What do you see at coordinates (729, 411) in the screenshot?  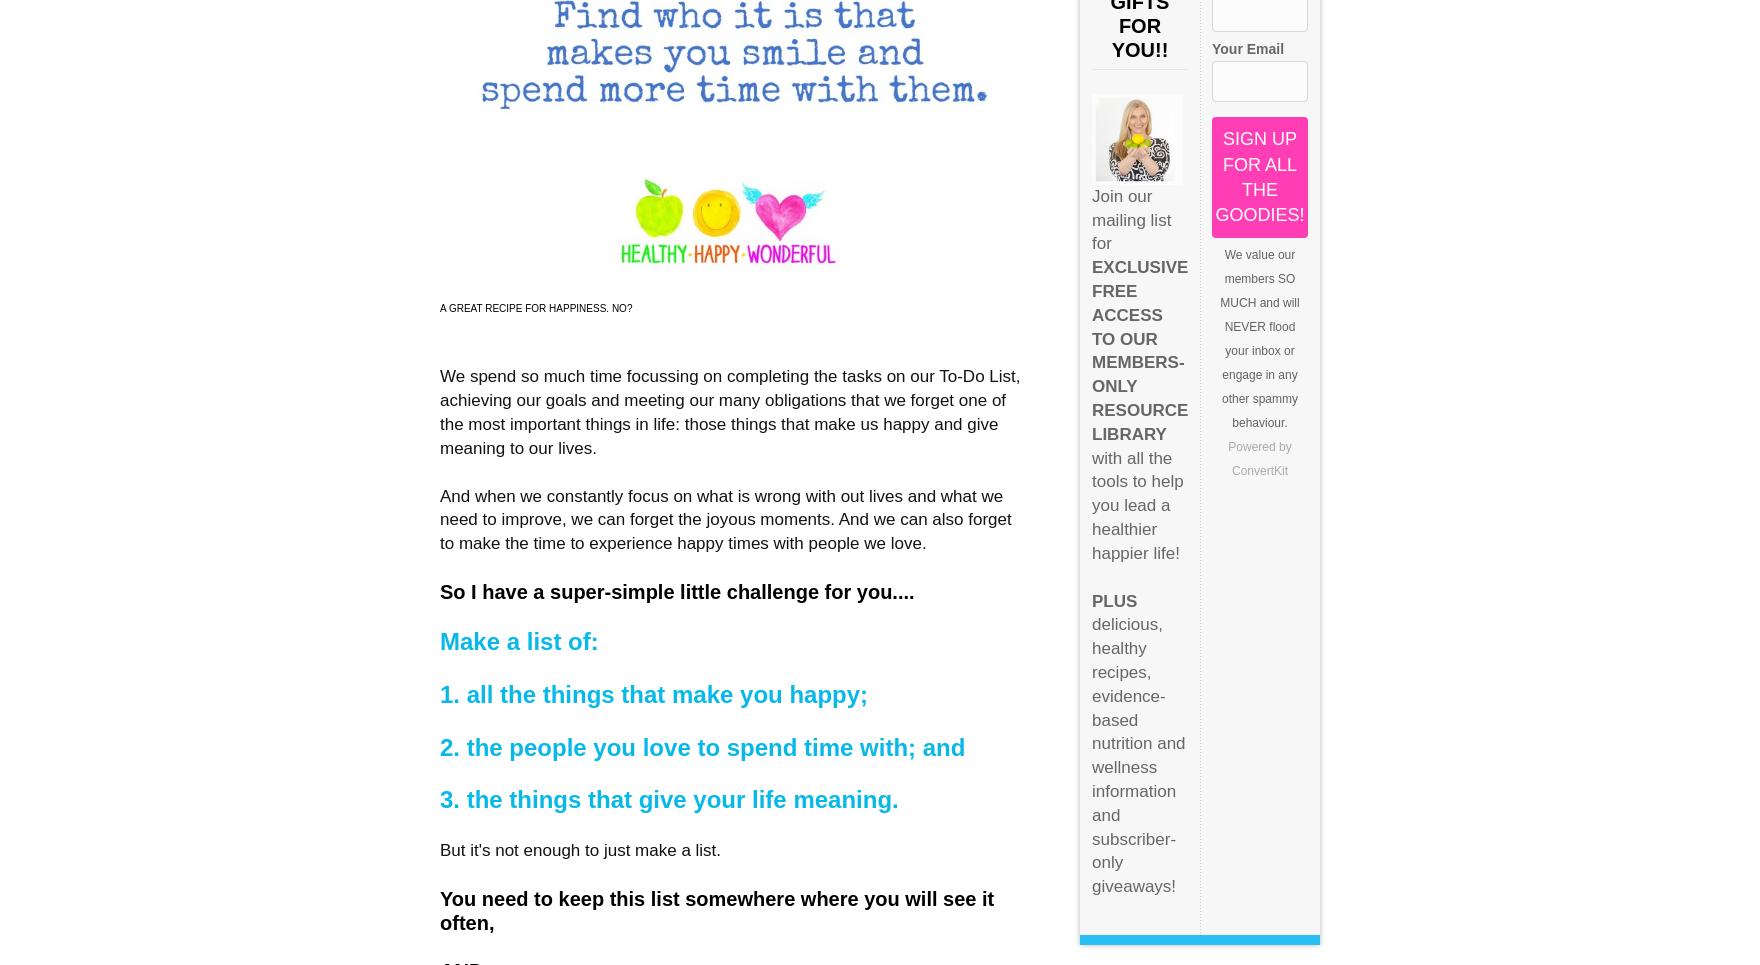 I see `'We spend so much time focussing on completing the tasks on our To-Do List, achieving our goals and meeting our many obligations that we forget one of the most important things in life: those things that make us happy and give meaning to our lives.'` at bounding box center [729, 411].